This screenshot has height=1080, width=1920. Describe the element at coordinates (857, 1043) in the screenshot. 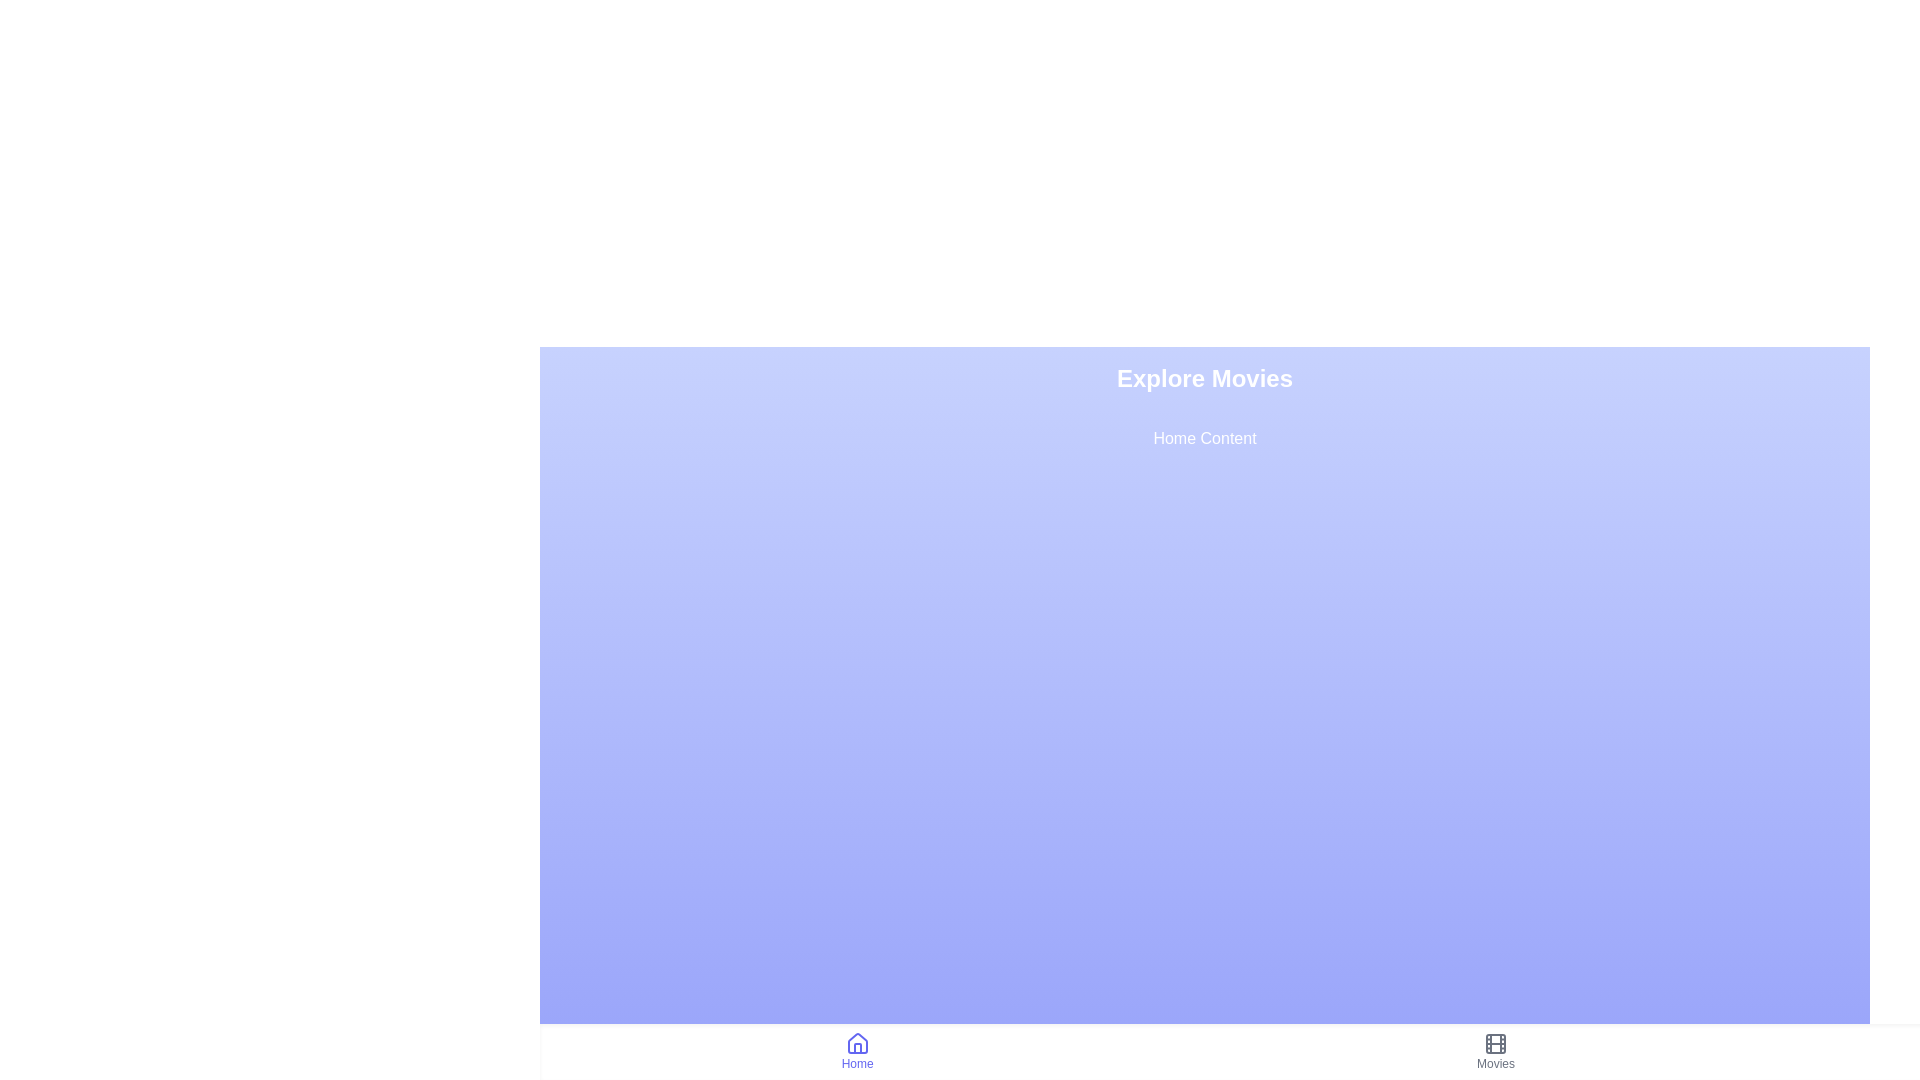

I see `the house icon button located at the bottom-center of the navigation bar` at that location.